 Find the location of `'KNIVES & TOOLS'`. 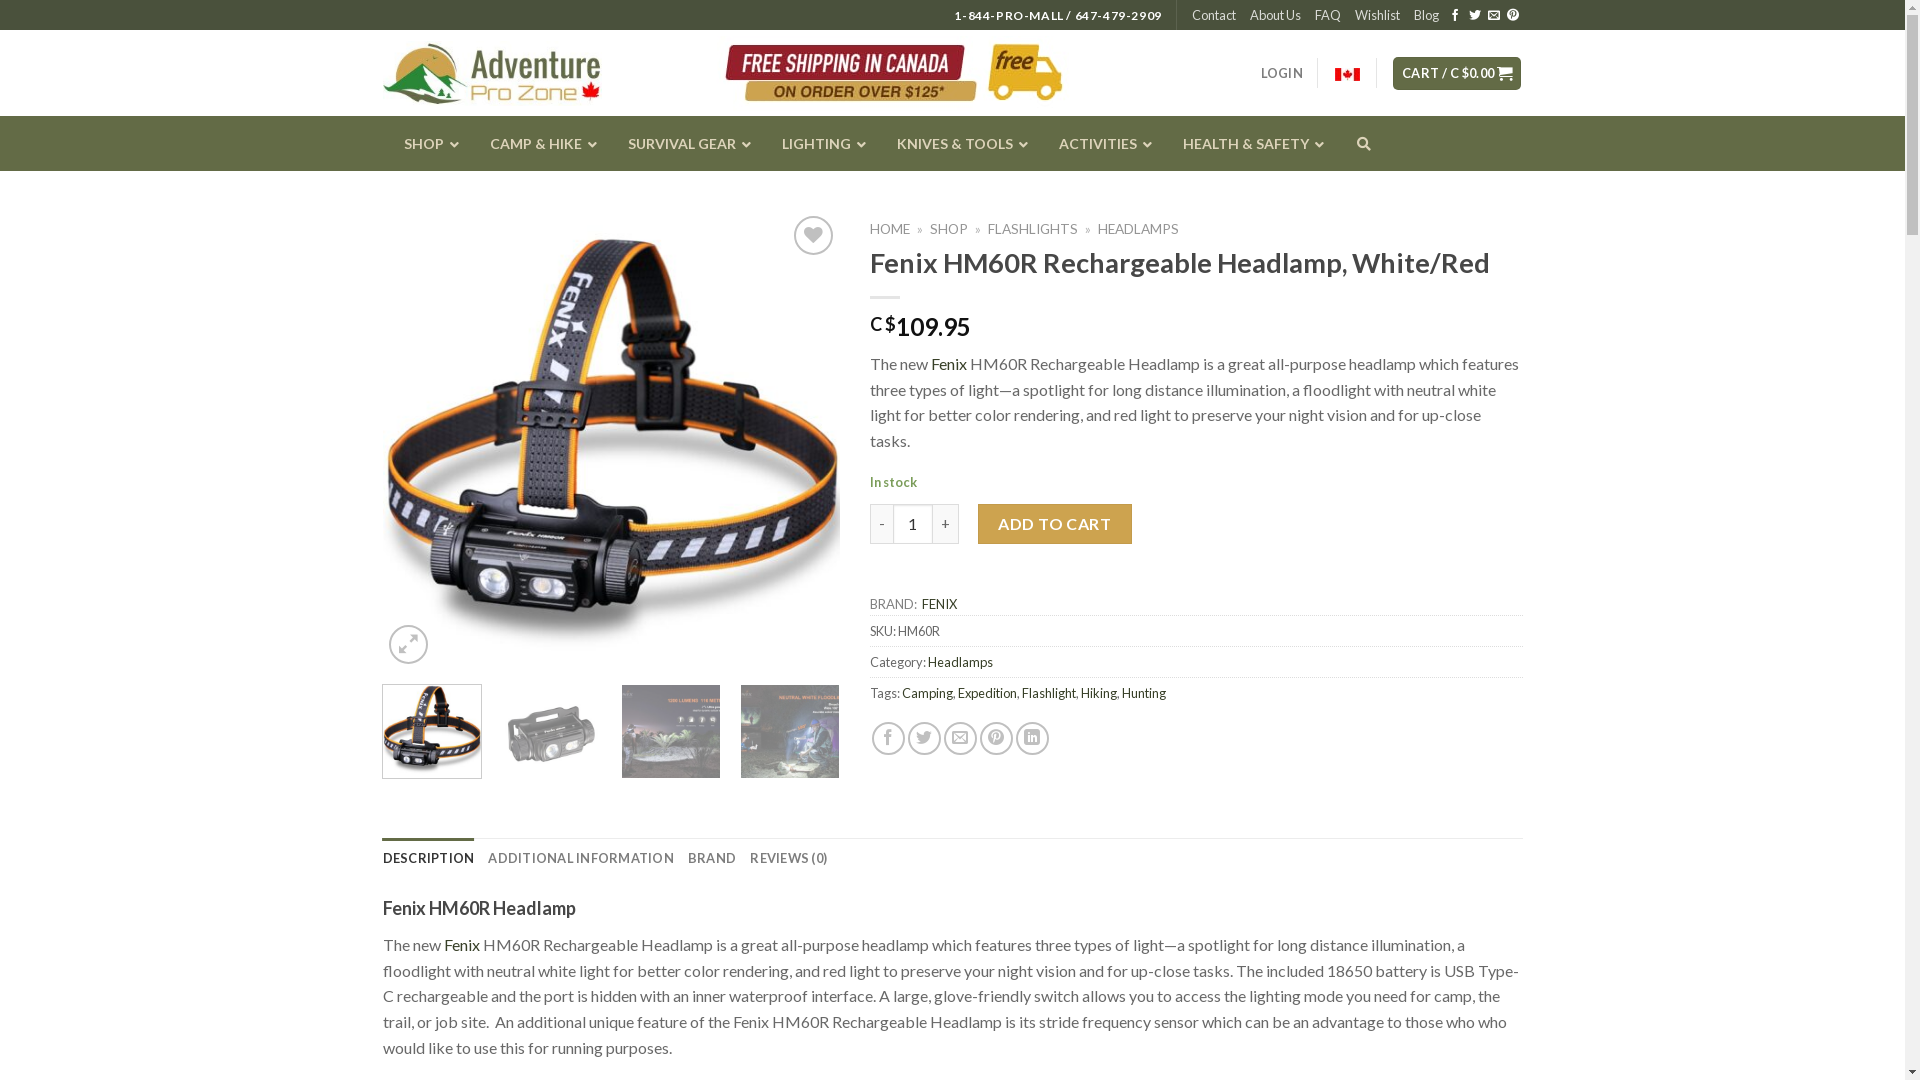

'KNIVES & TOOLS' is located at coordinates (955, 142).